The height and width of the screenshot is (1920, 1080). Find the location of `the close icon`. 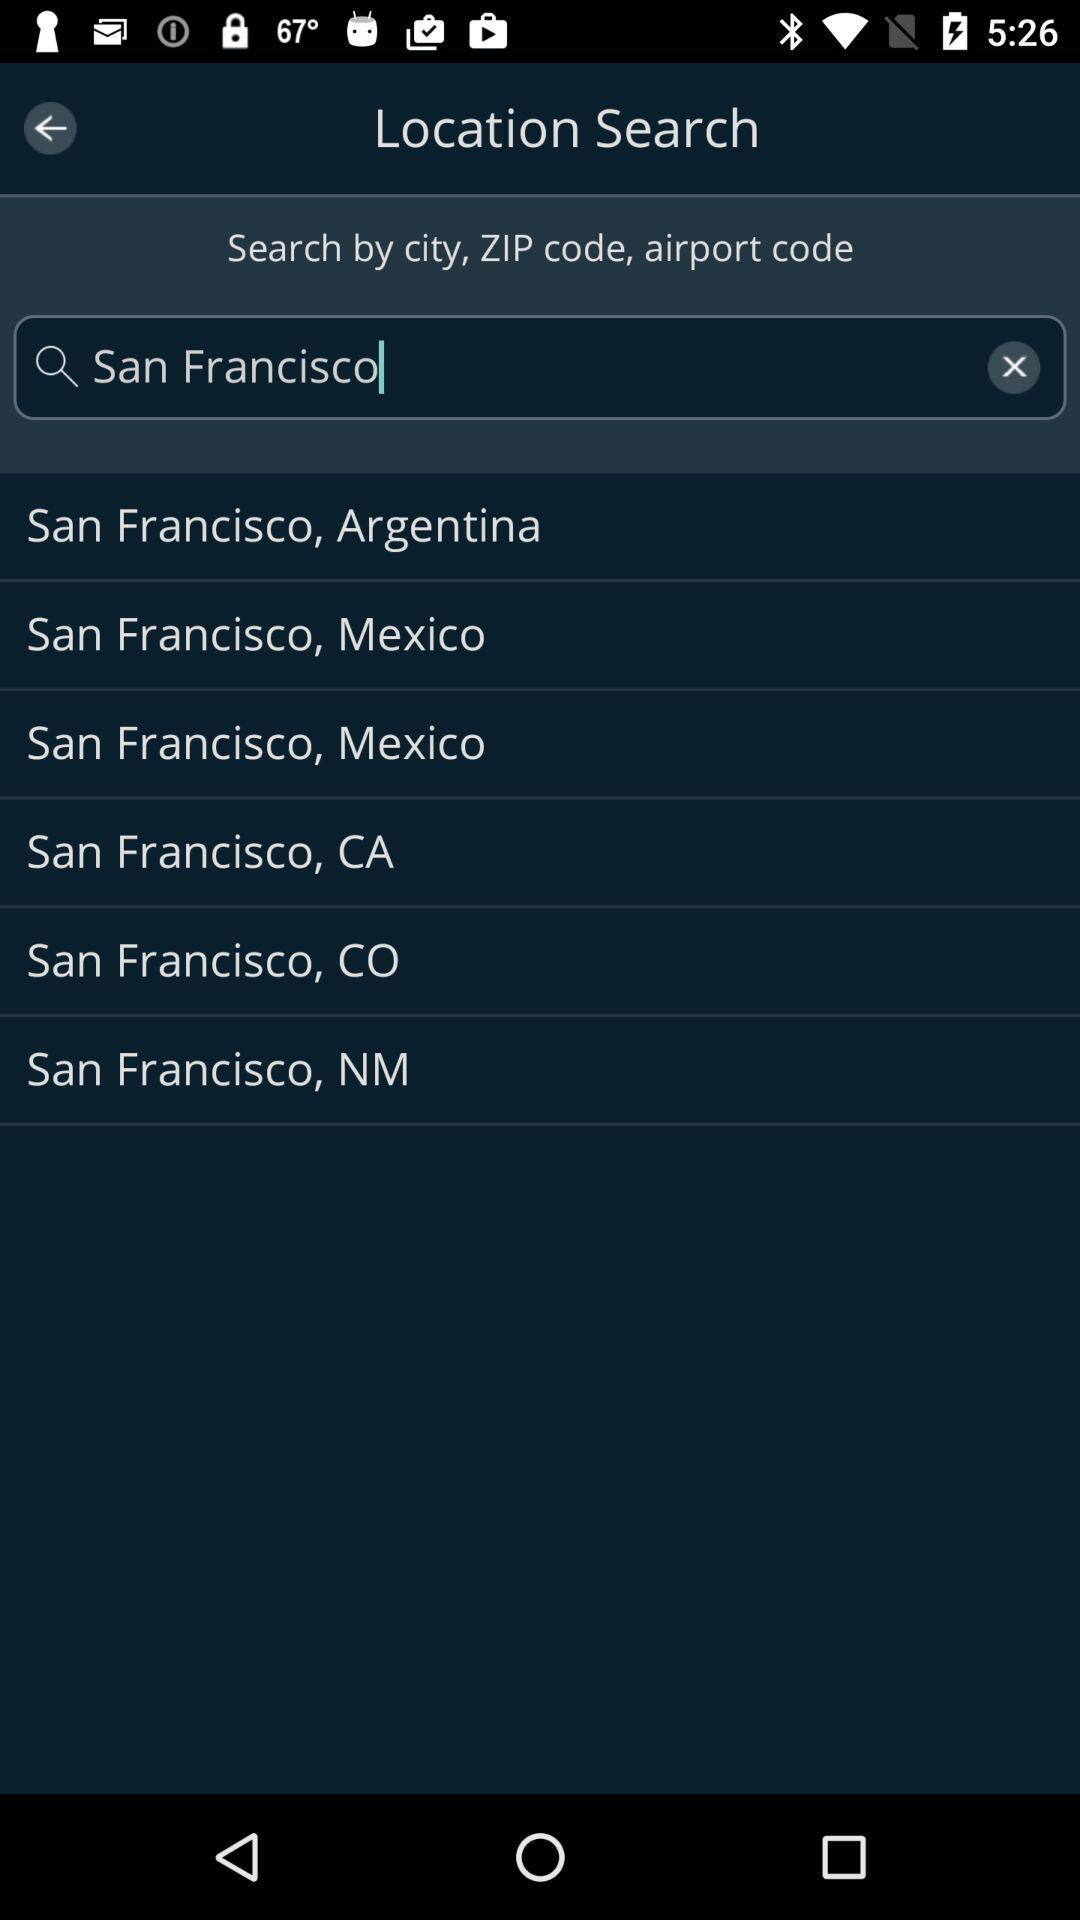

the close icon is located at coordinates (1014, 367).